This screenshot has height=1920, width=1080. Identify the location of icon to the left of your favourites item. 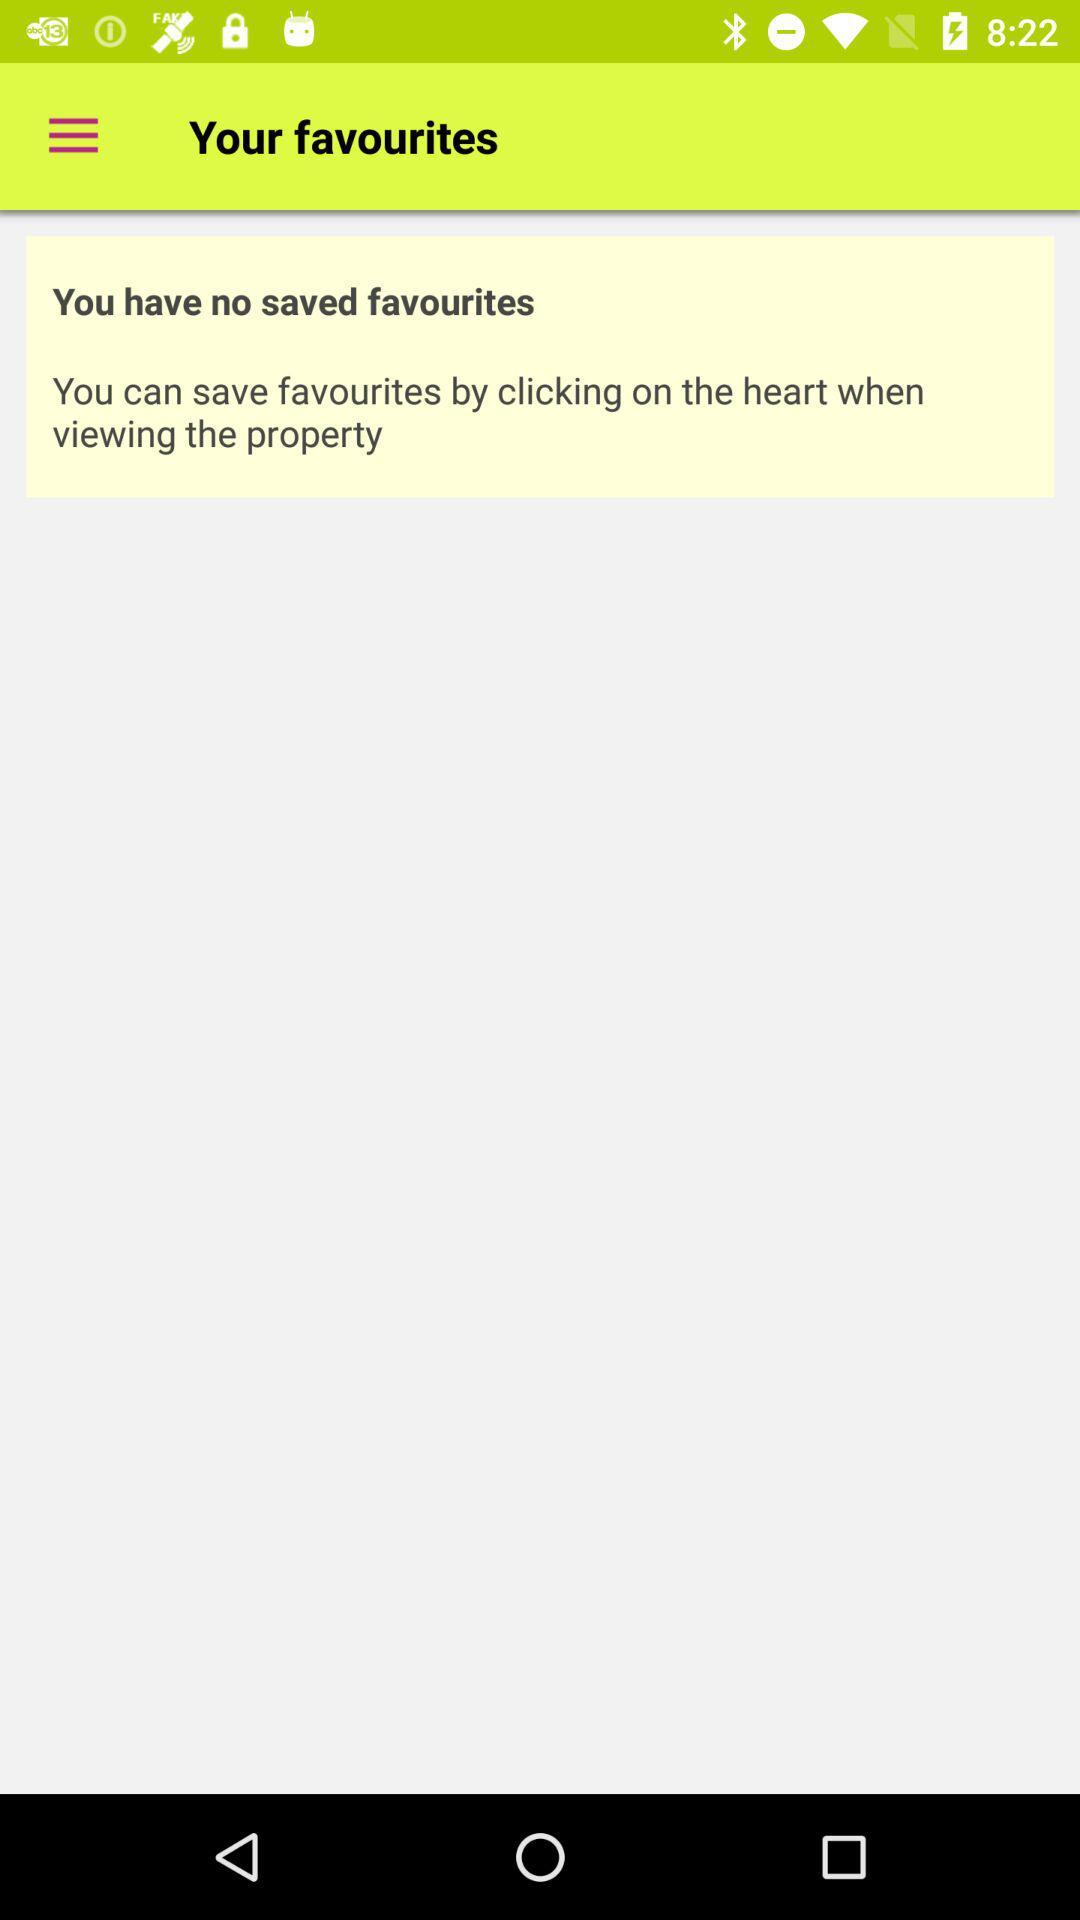
(72, 135).